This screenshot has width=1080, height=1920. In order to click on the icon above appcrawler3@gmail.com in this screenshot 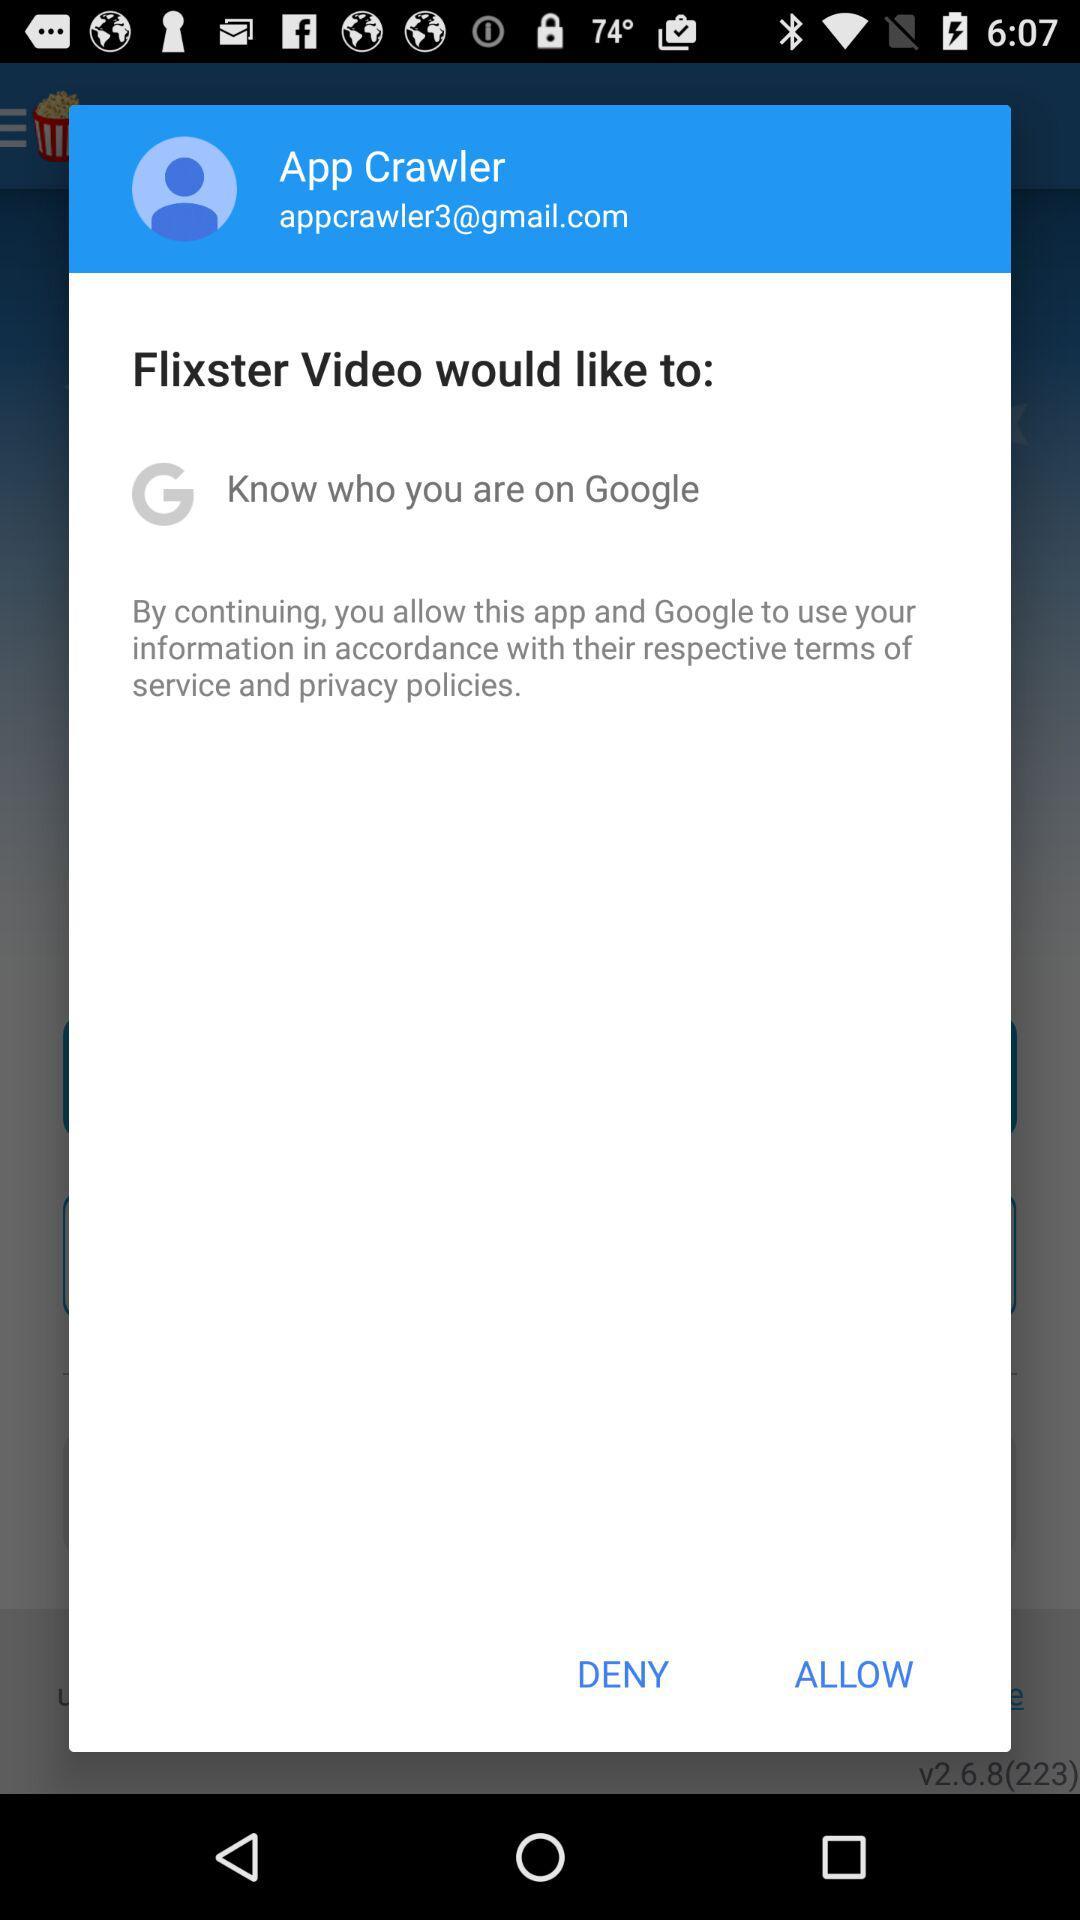, I will do `click(392, 164)`.